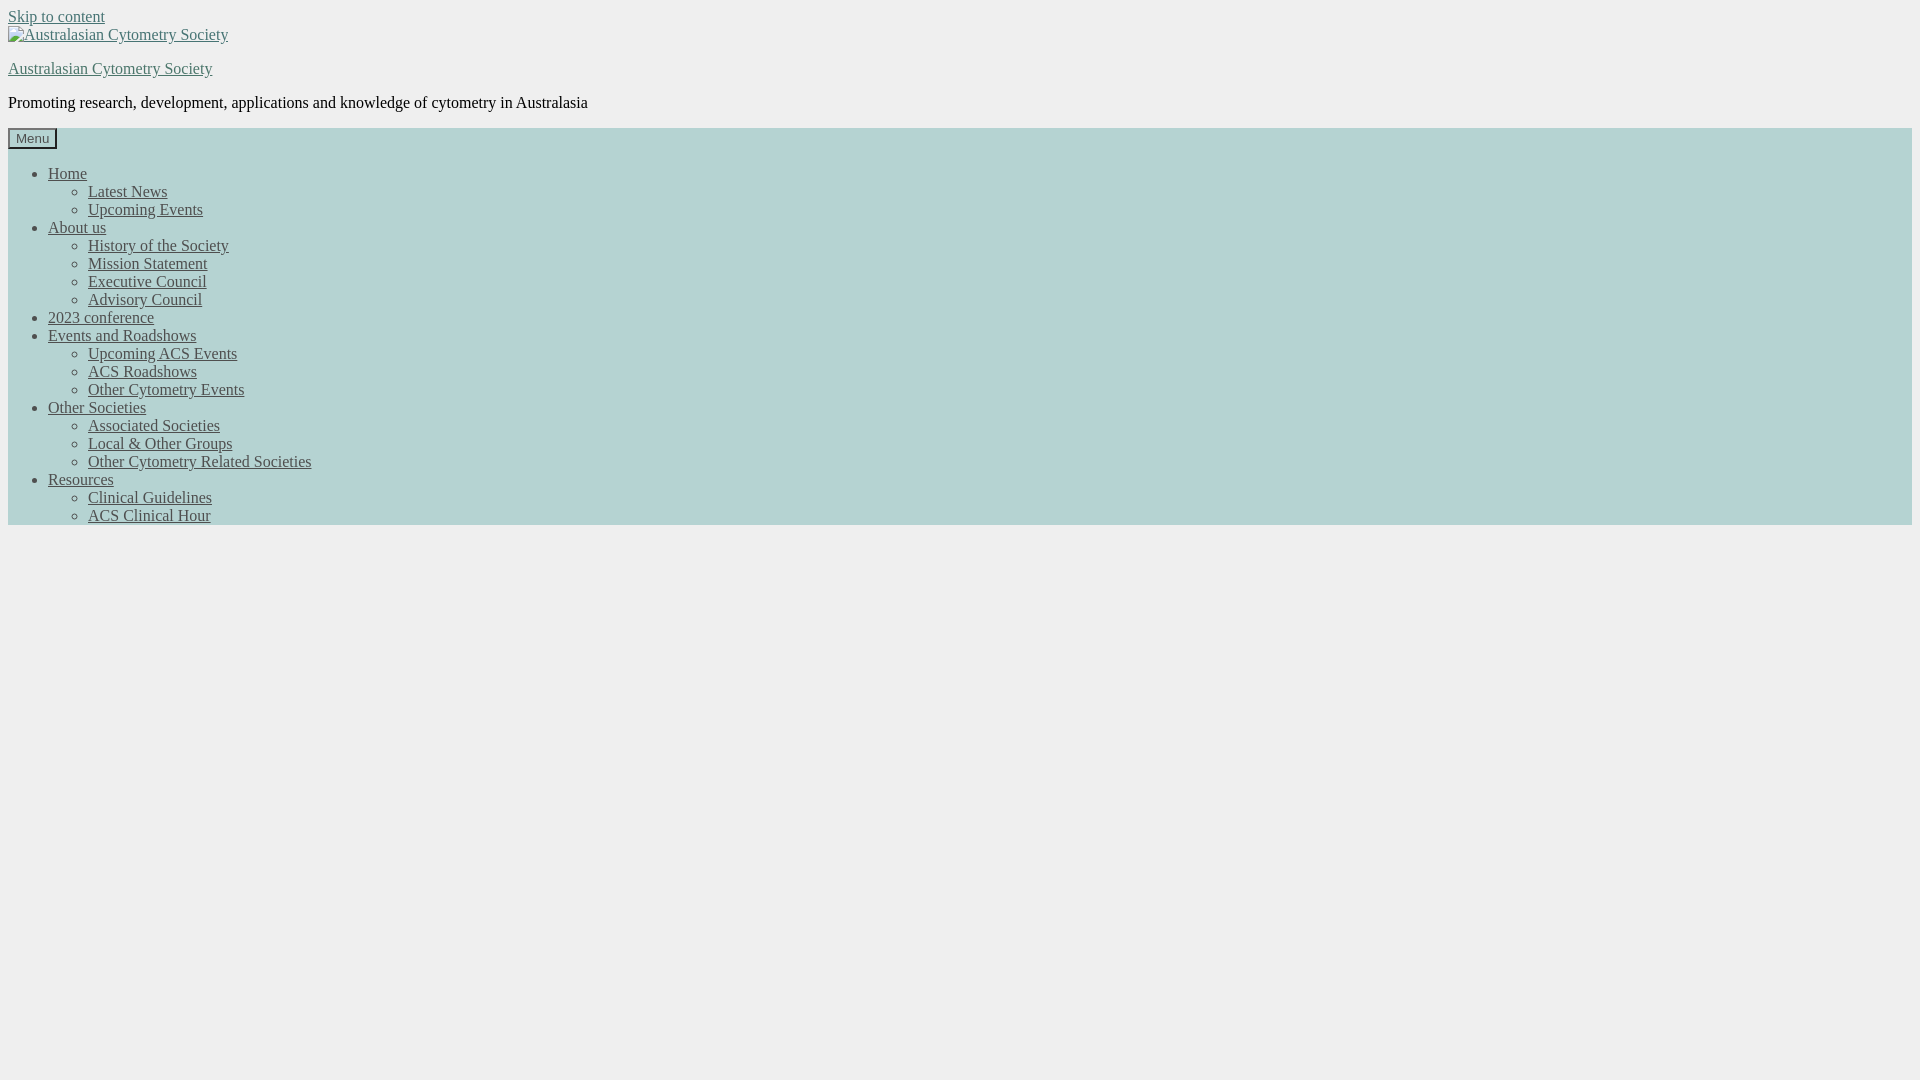 This screenshot has height=1080, width=1920. What do you see at coordinates (146, 281) in the screenshot?
I see `'Executive Council'` at bounding box center [146, 281].